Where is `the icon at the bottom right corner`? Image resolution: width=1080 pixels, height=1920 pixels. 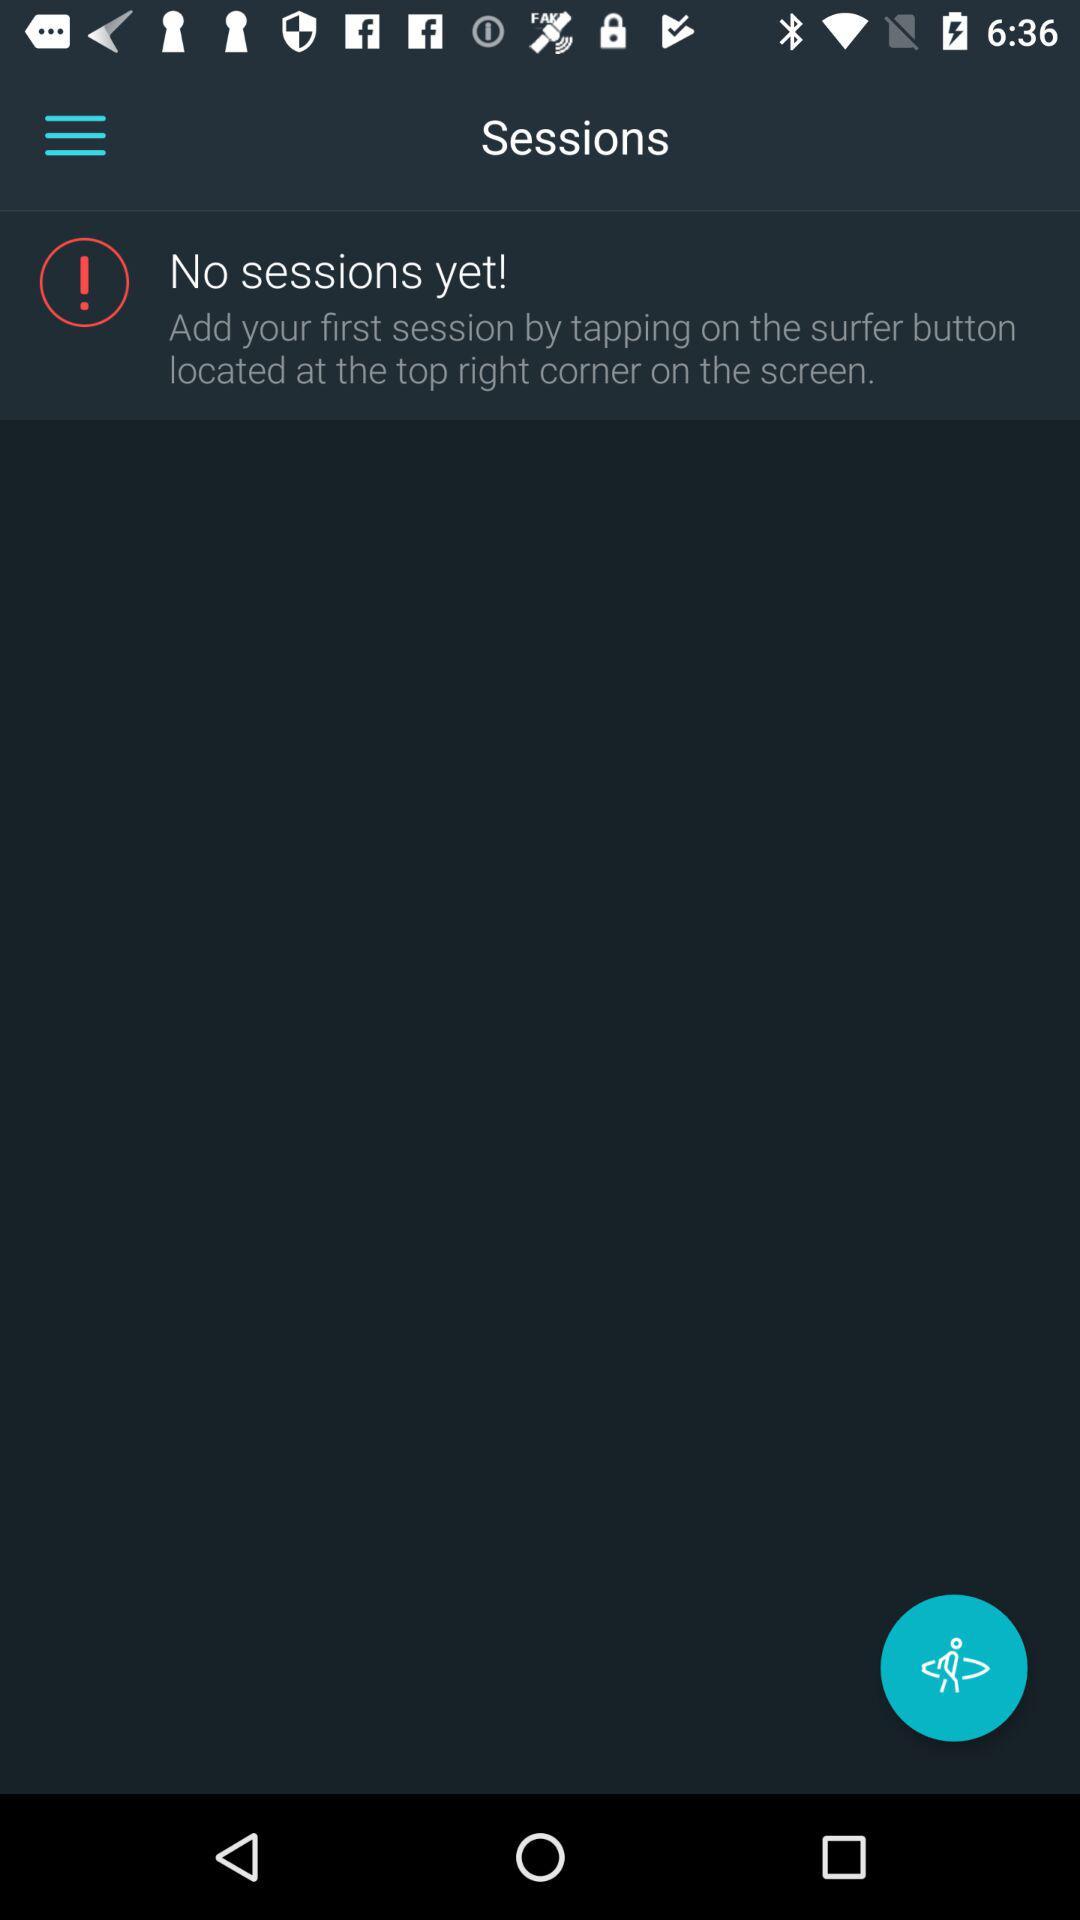 the icon at the bottom right corner is located at coordinates (952, 1668).